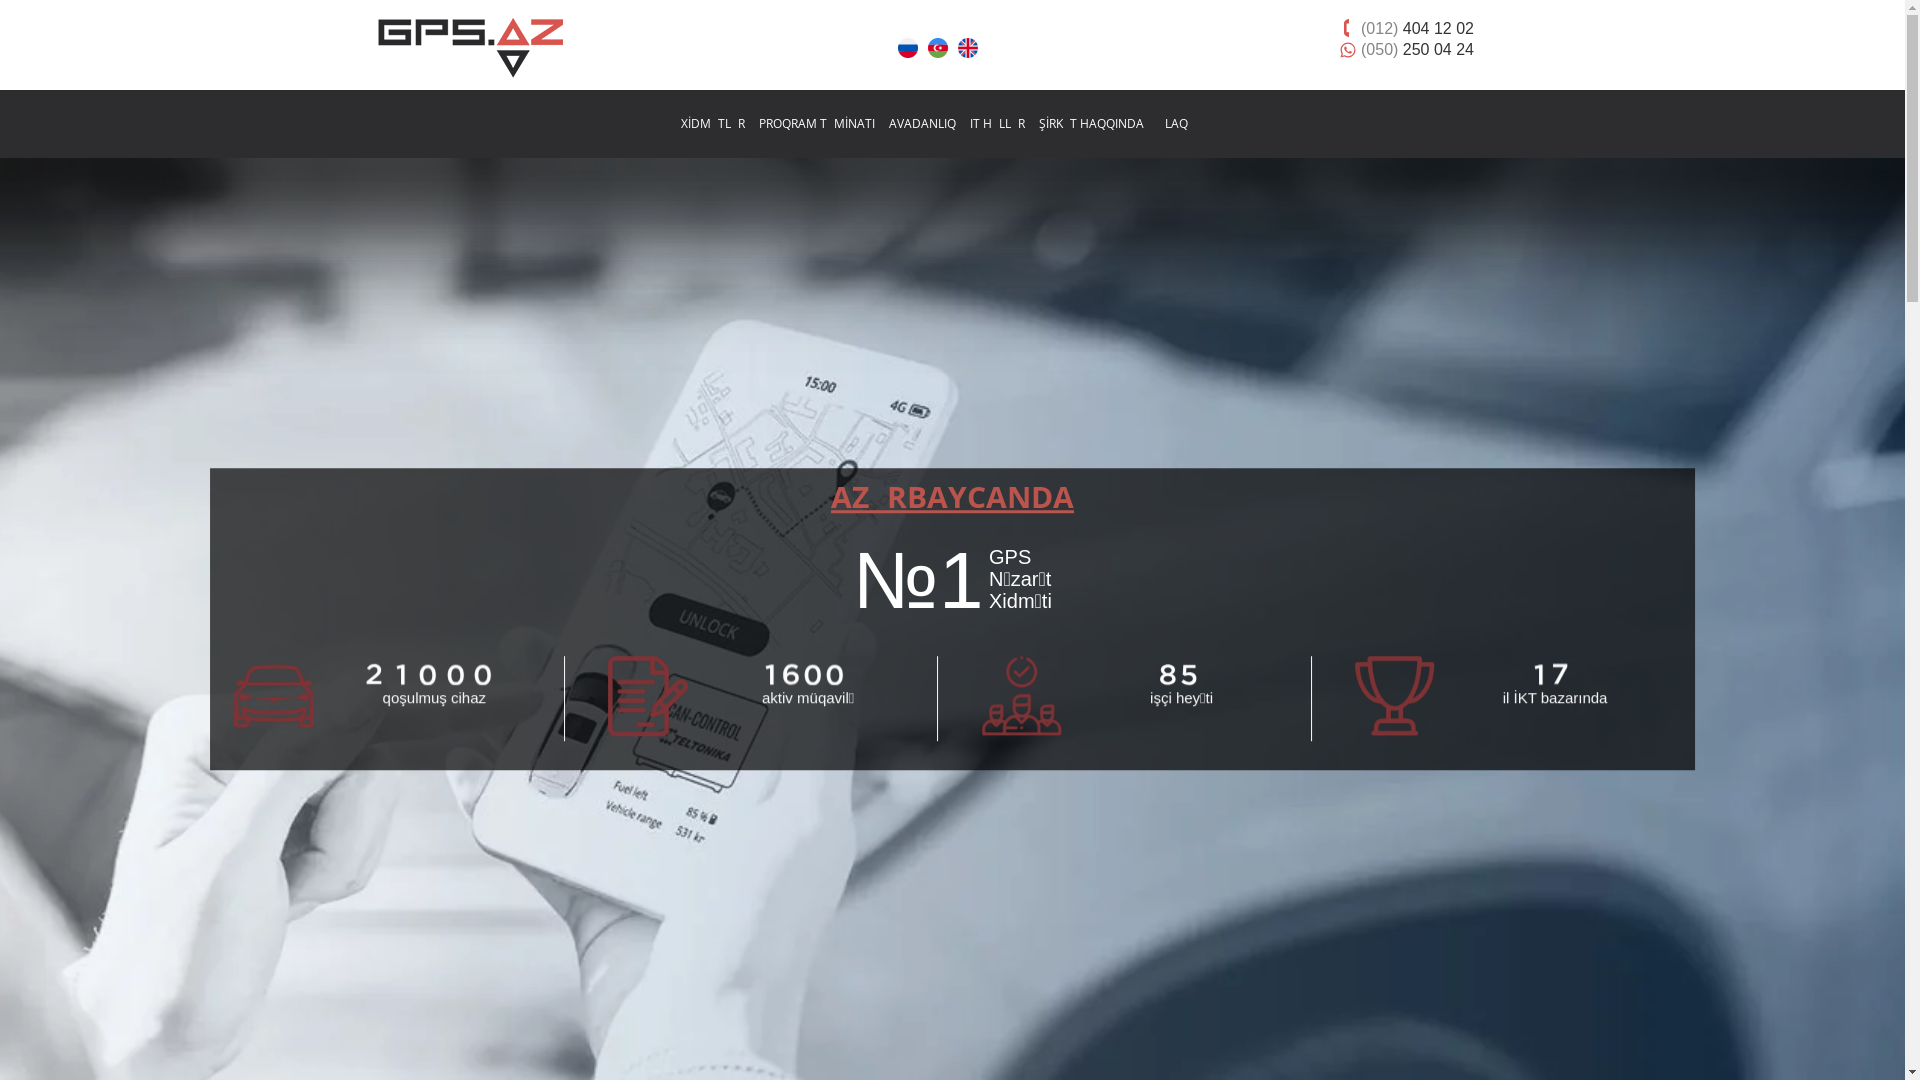  What do you see at coordinates (1338, 48) in the screenshot?
I see `'(050) 250 04 24'` at bounding box center [1338, 48].